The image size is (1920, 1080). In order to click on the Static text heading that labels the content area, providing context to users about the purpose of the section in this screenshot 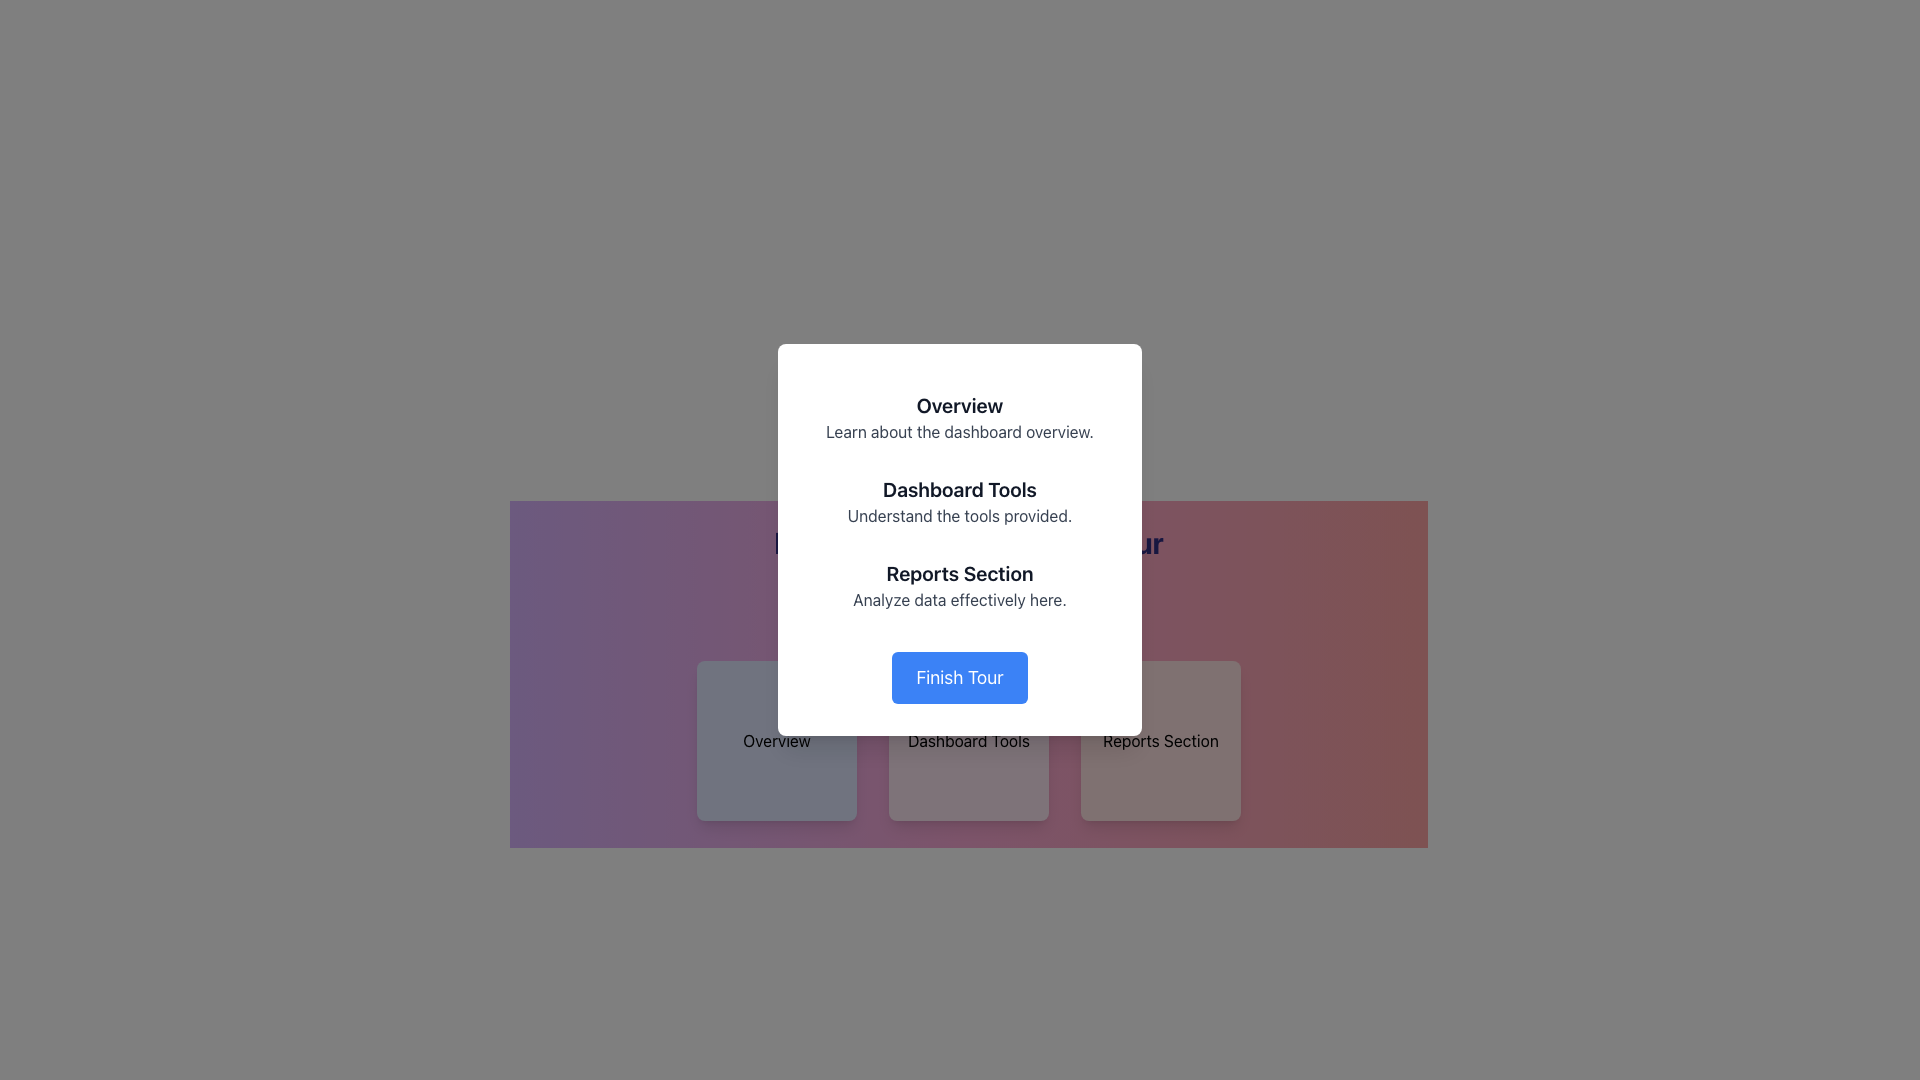, I will do `click(960, 574)`.